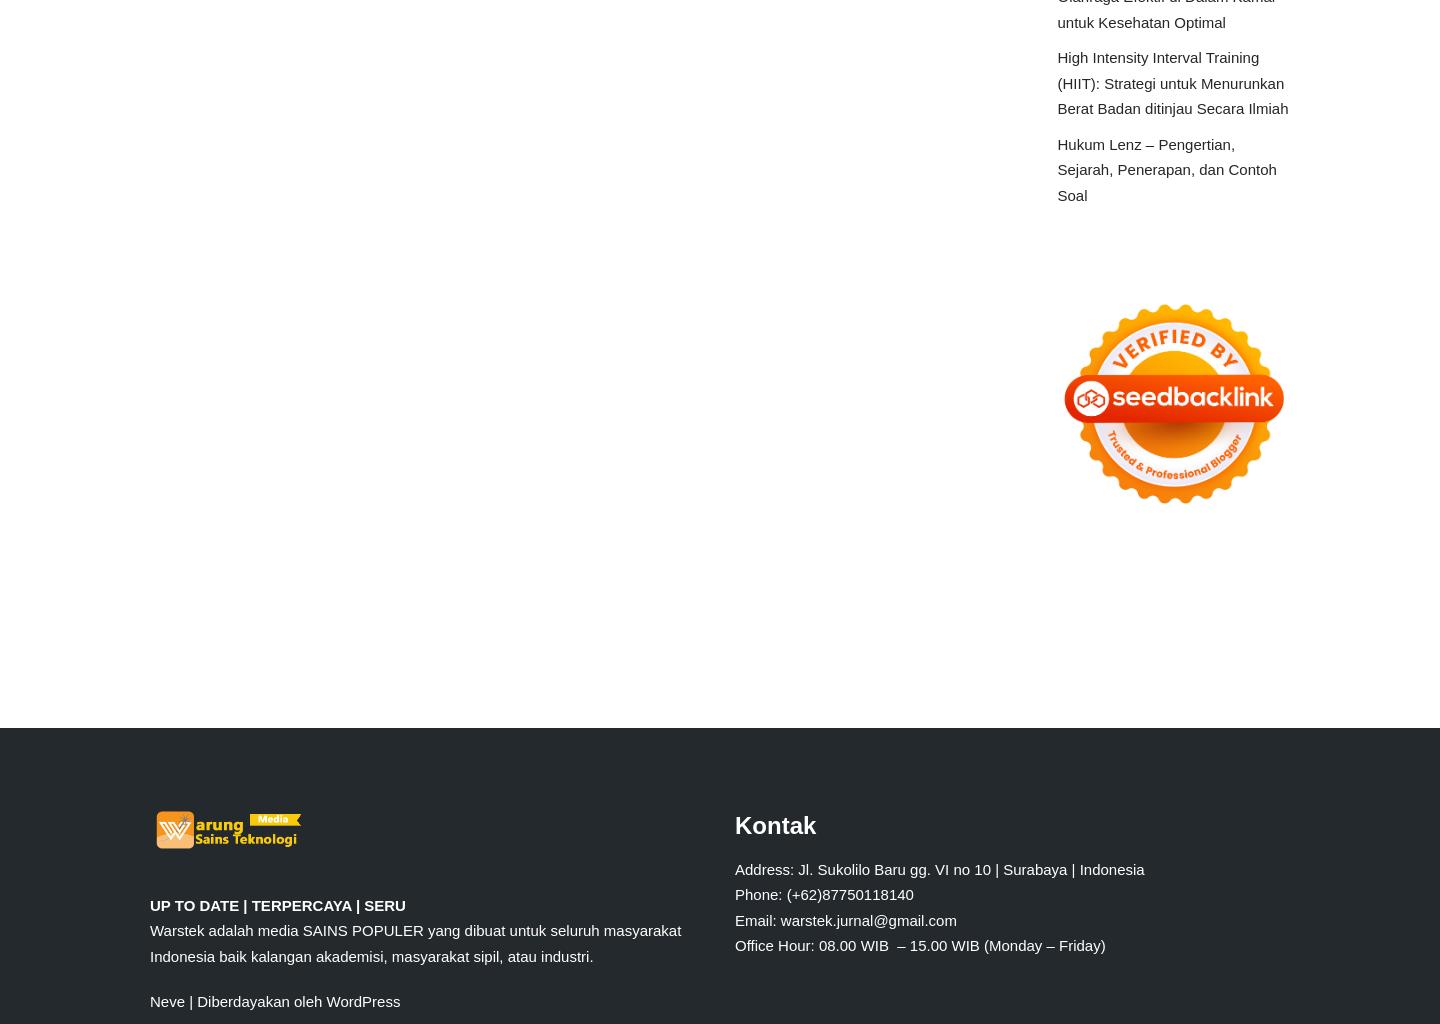 The width and height of the screenshot is (1440, 1024). Describe the element at coordinates (166, 1000) in the screenshot. I see `'Neve'` at that location.